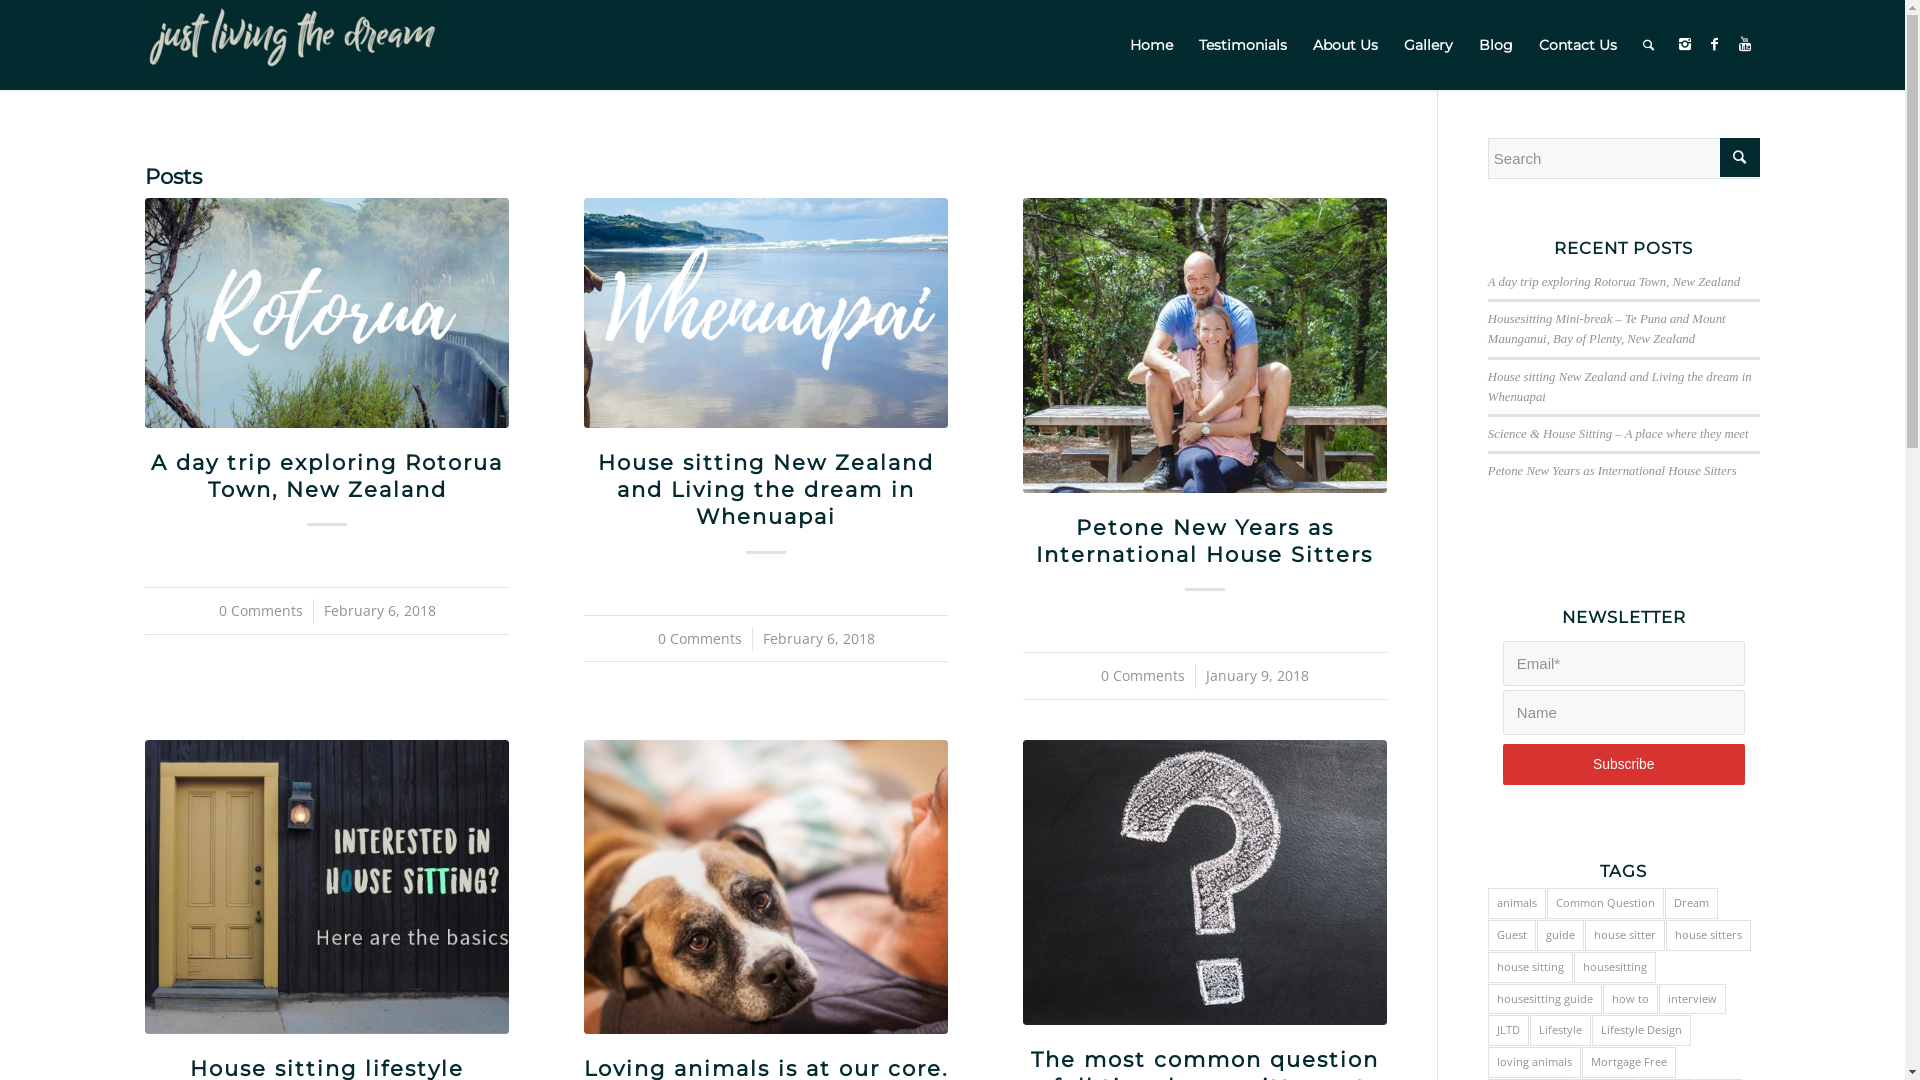 Image resolution: width=1920 pixels, height=1080 pixels. Describe the element at coordinates (1713, 43) in the screenshot. I see `'Facebook'` at that location.